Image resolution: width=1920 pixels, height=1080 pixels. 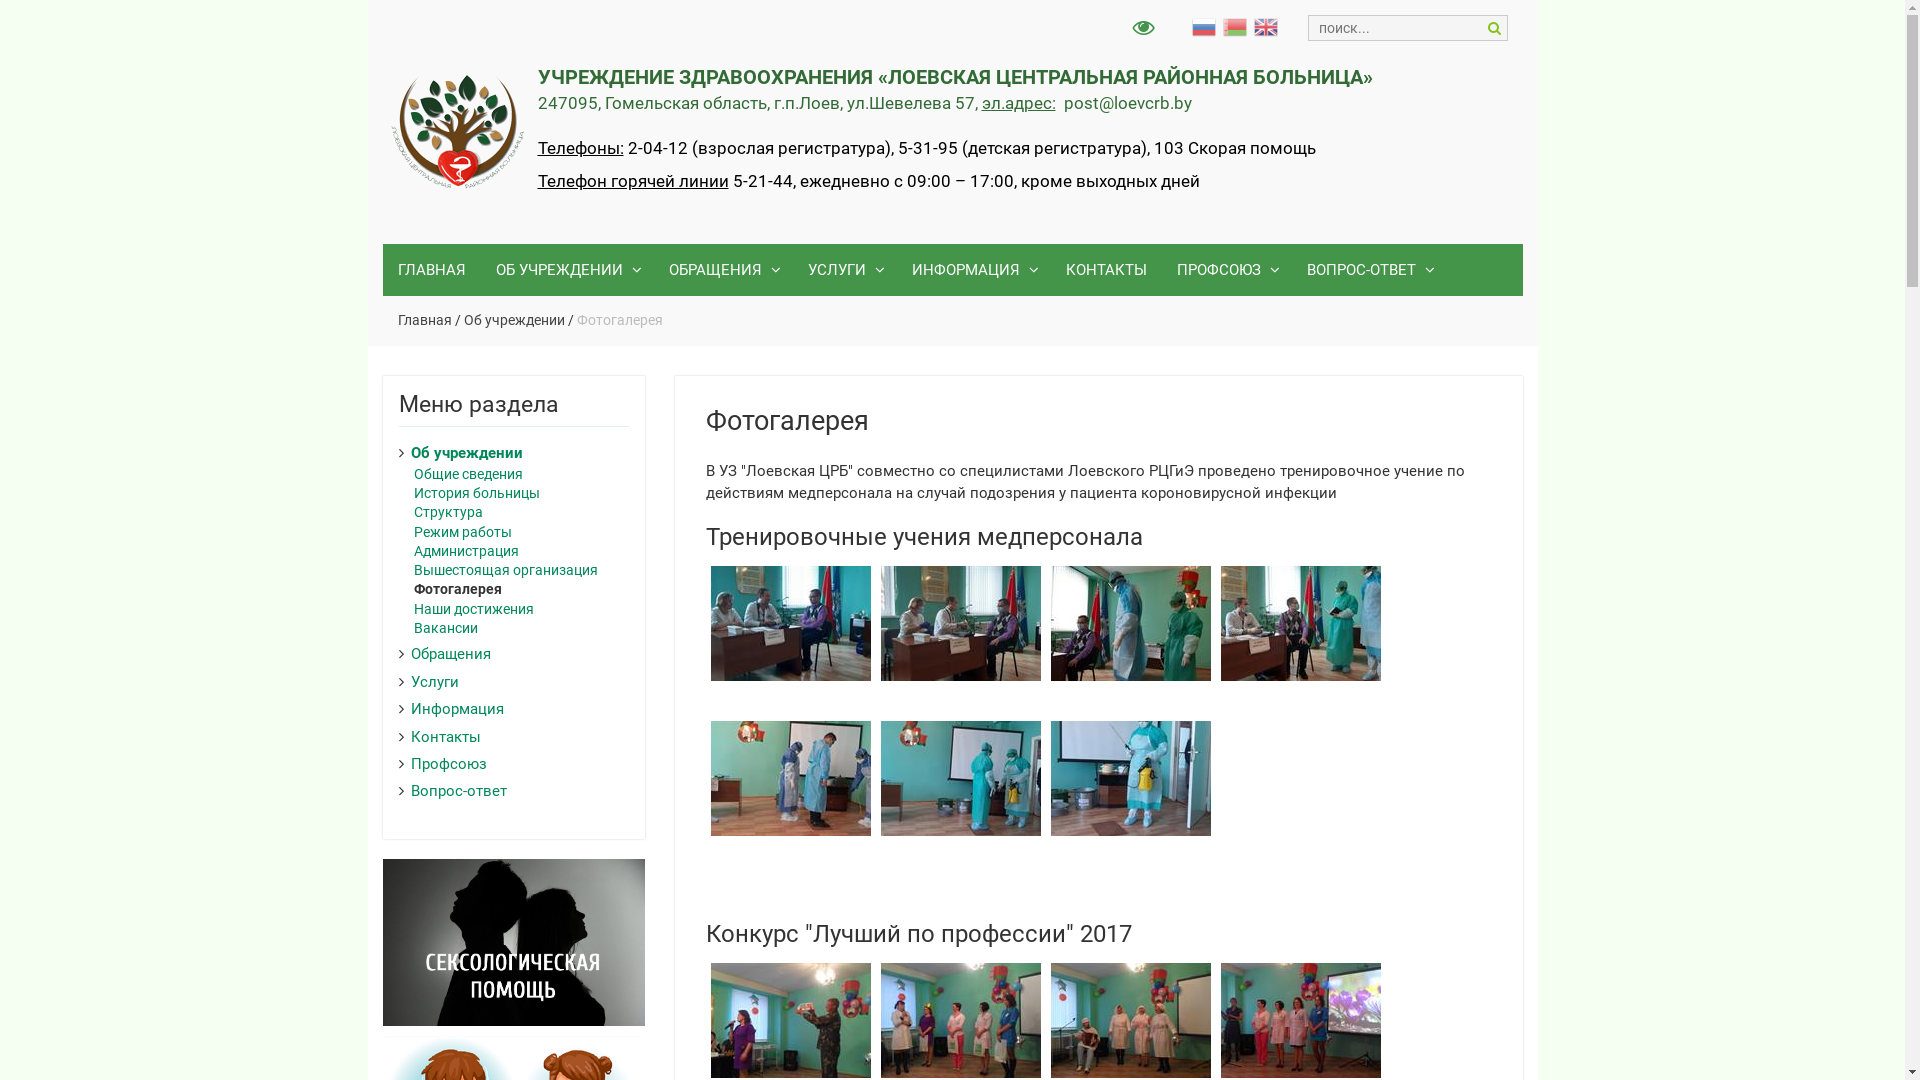 What do you see at coordinates (1063, 103) in the screenshot?
I see `'post@loevcrb.by'` at bounding box center [1063, 103].